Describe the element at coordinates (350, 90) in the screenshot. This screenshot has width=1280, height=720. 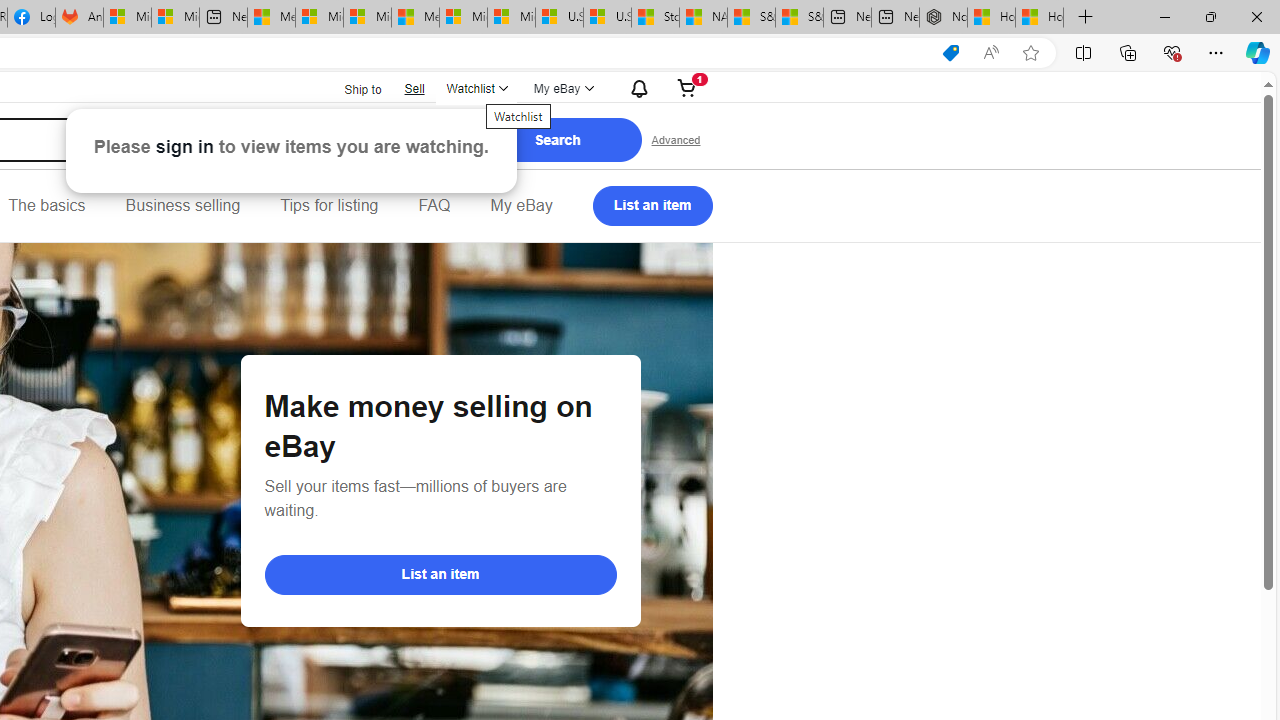
I see `'Ship to'` at that location.